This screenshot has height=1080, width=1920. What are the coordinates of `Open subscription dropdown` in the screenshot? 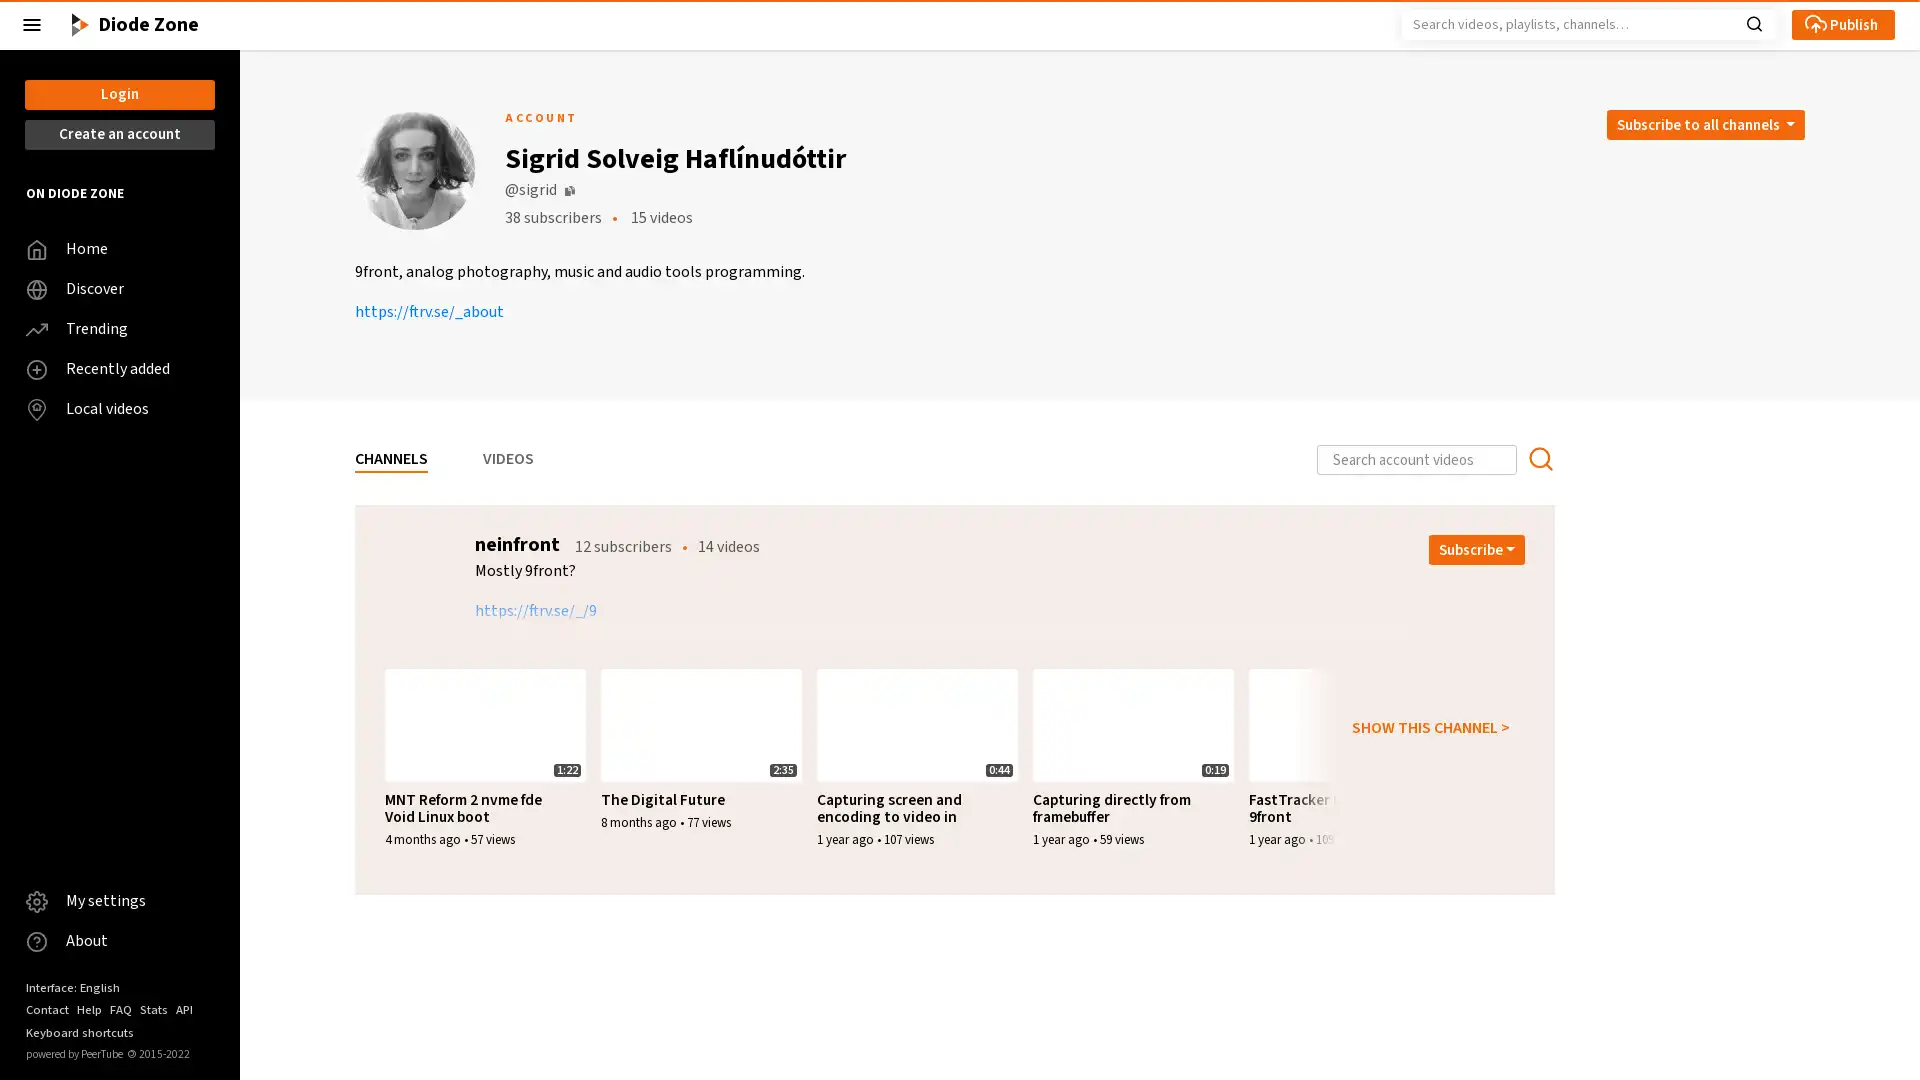 It's located at (1703, 124).